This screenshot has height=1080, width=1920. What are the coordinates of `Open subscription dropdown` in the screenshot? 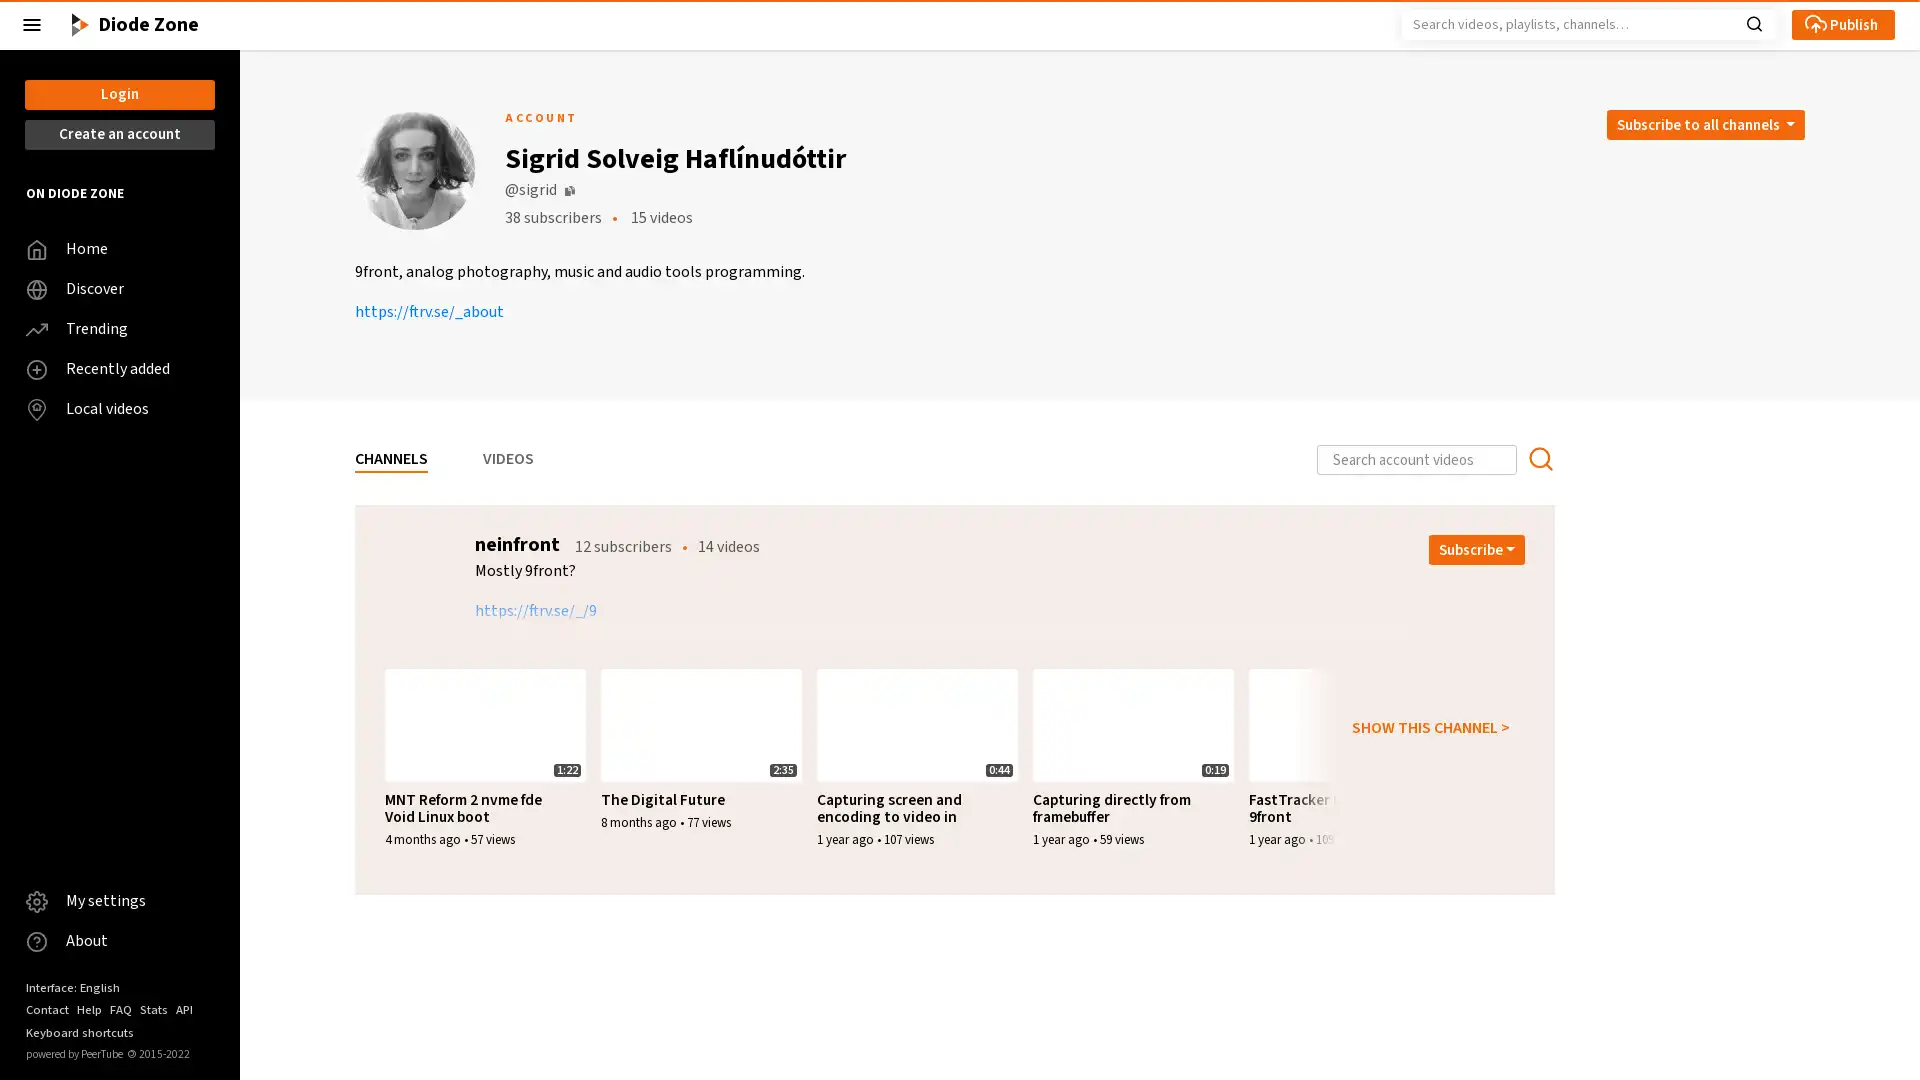 It's located at (1703, 124).